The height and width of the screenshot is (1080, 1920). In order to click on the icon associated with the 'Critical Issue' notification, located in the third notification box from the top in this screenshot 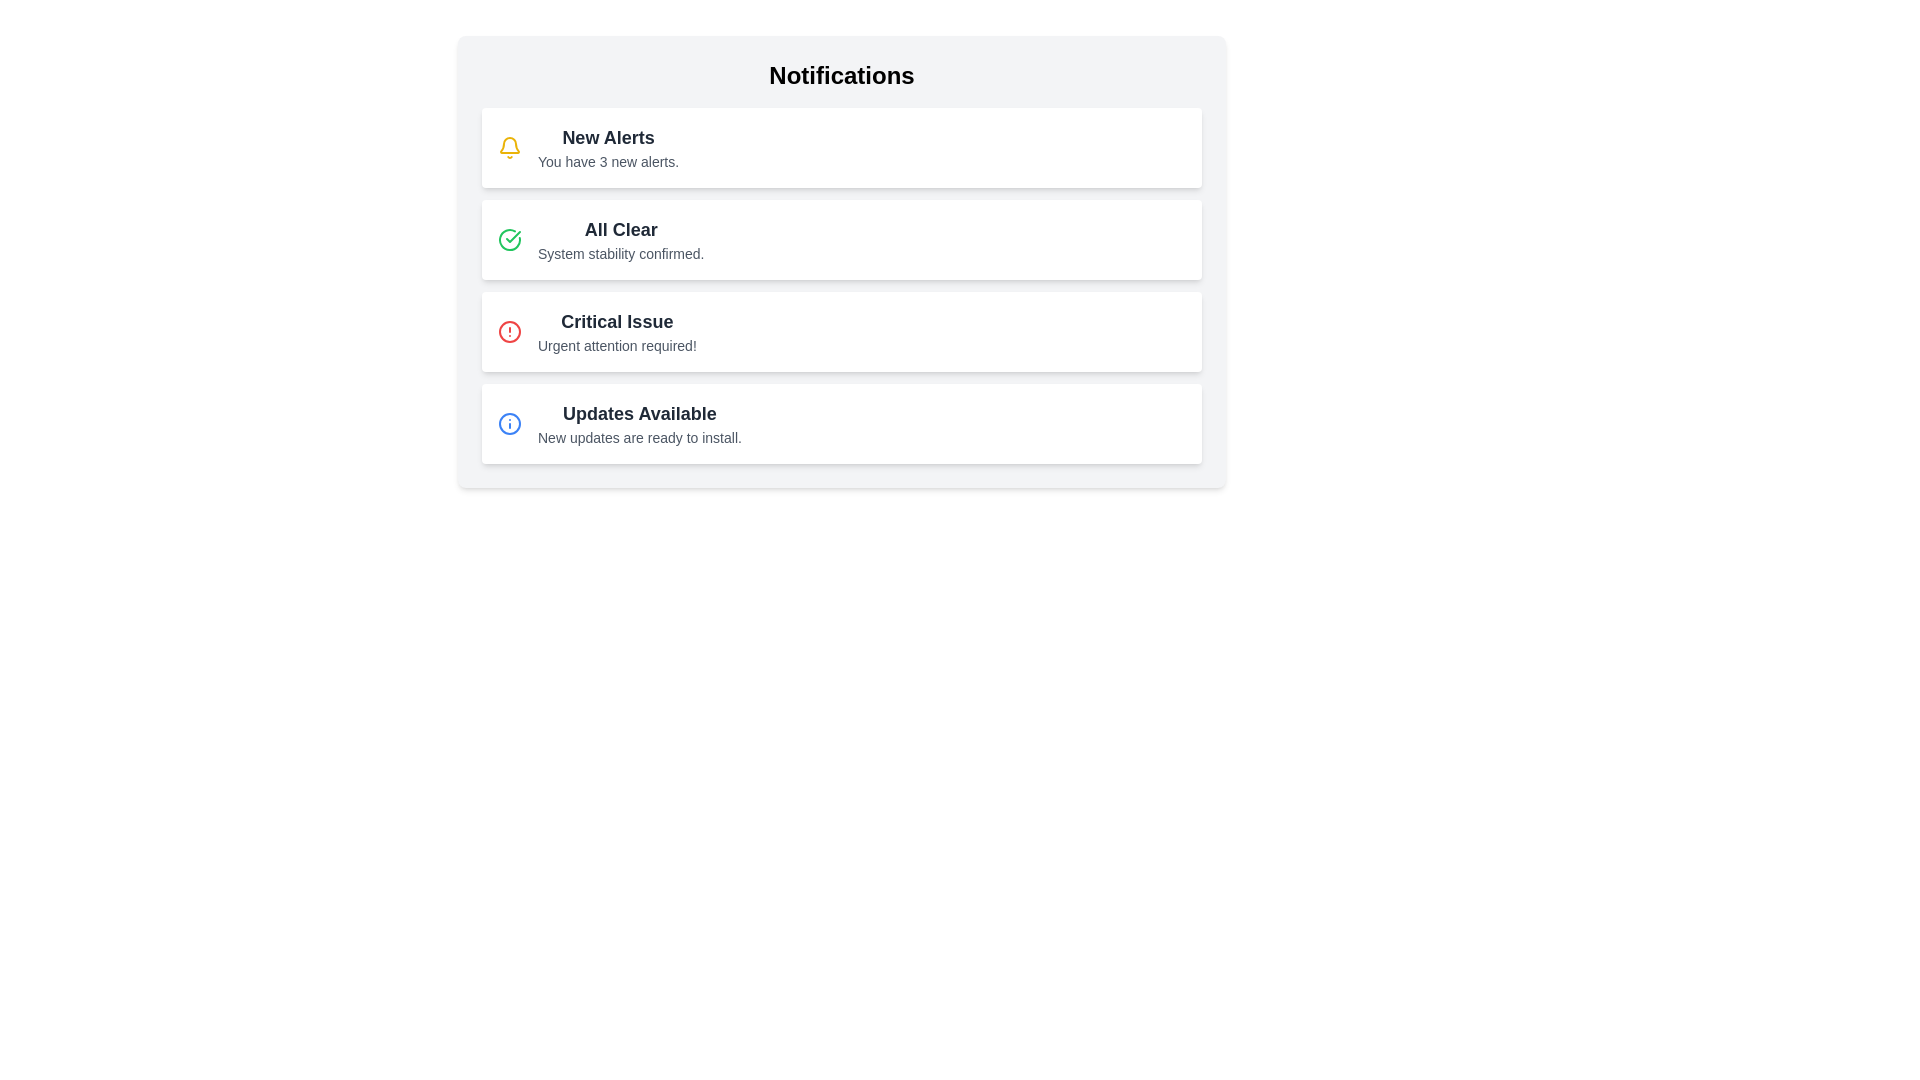, I will do `click(509, 330)`.